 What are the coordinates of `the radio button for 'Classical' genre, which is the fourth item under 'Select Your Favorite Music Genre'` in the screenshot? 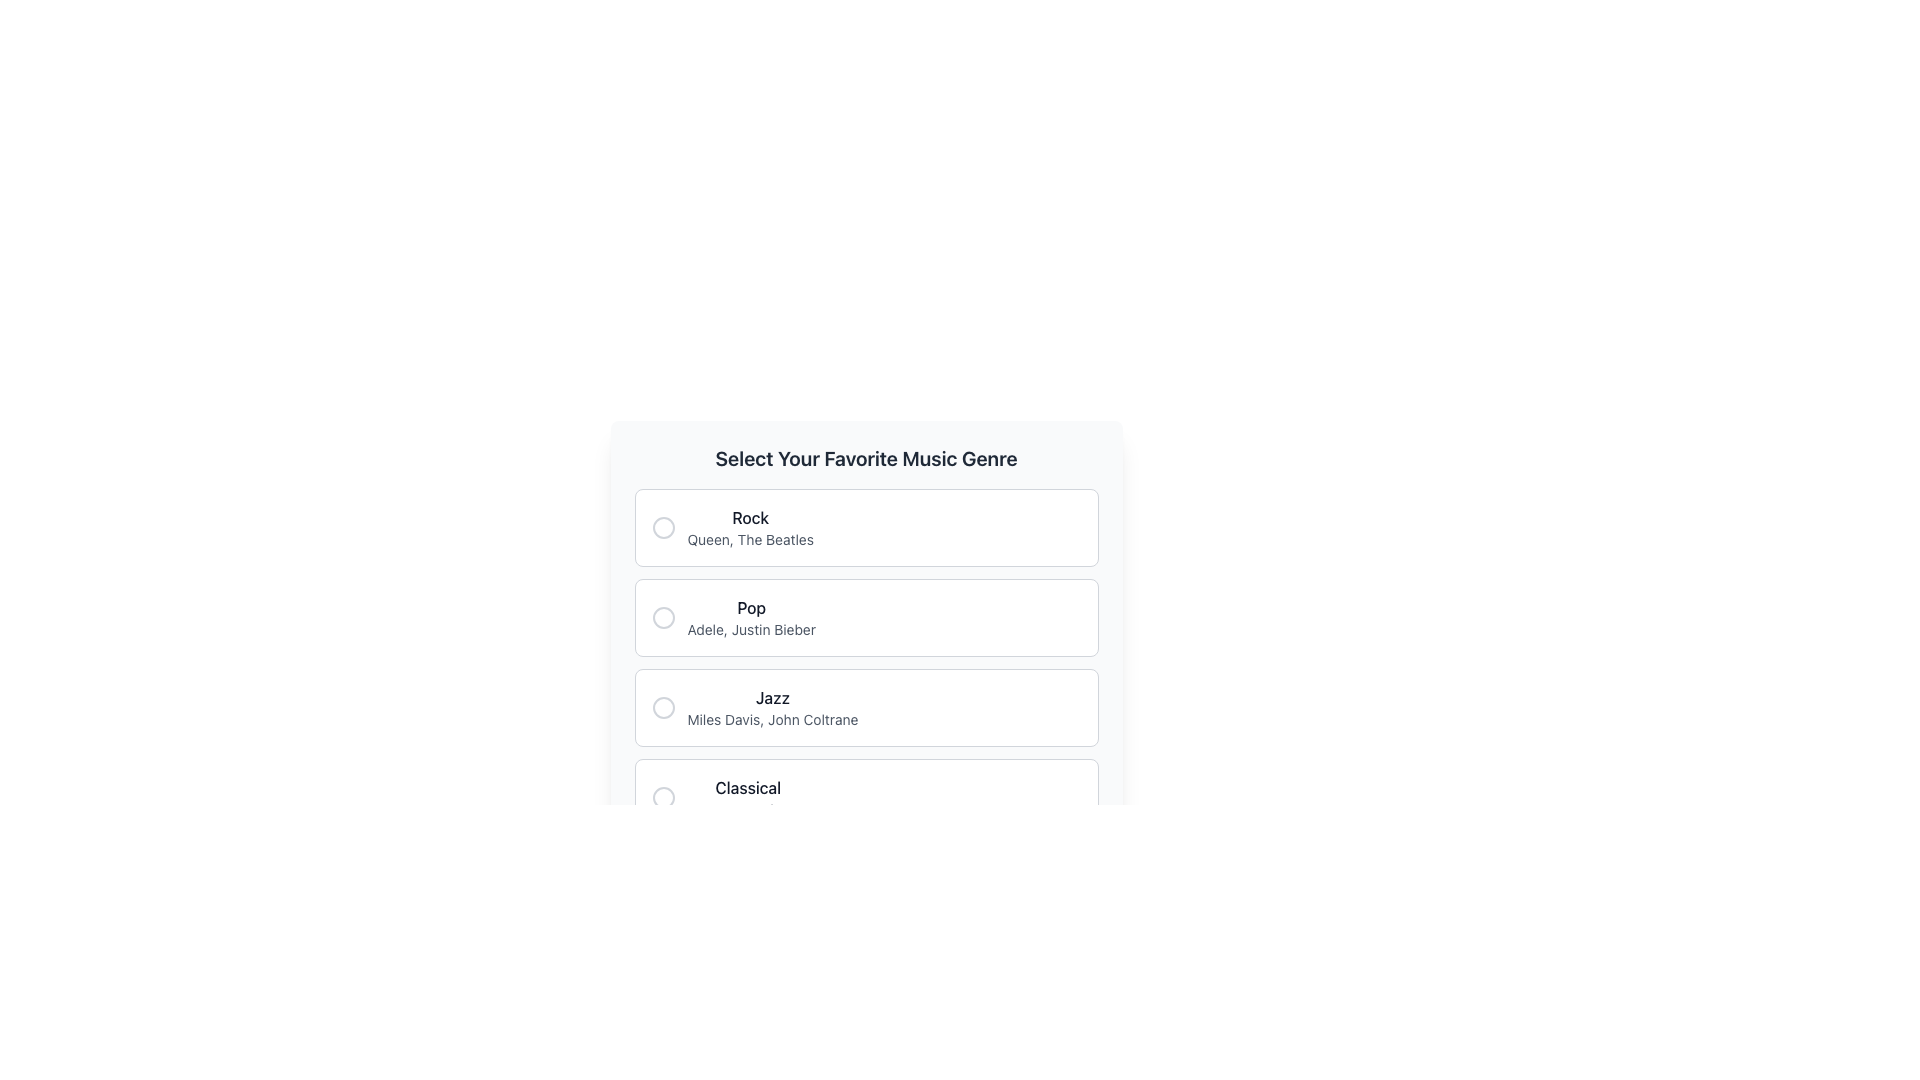 It's located at (866, 797).